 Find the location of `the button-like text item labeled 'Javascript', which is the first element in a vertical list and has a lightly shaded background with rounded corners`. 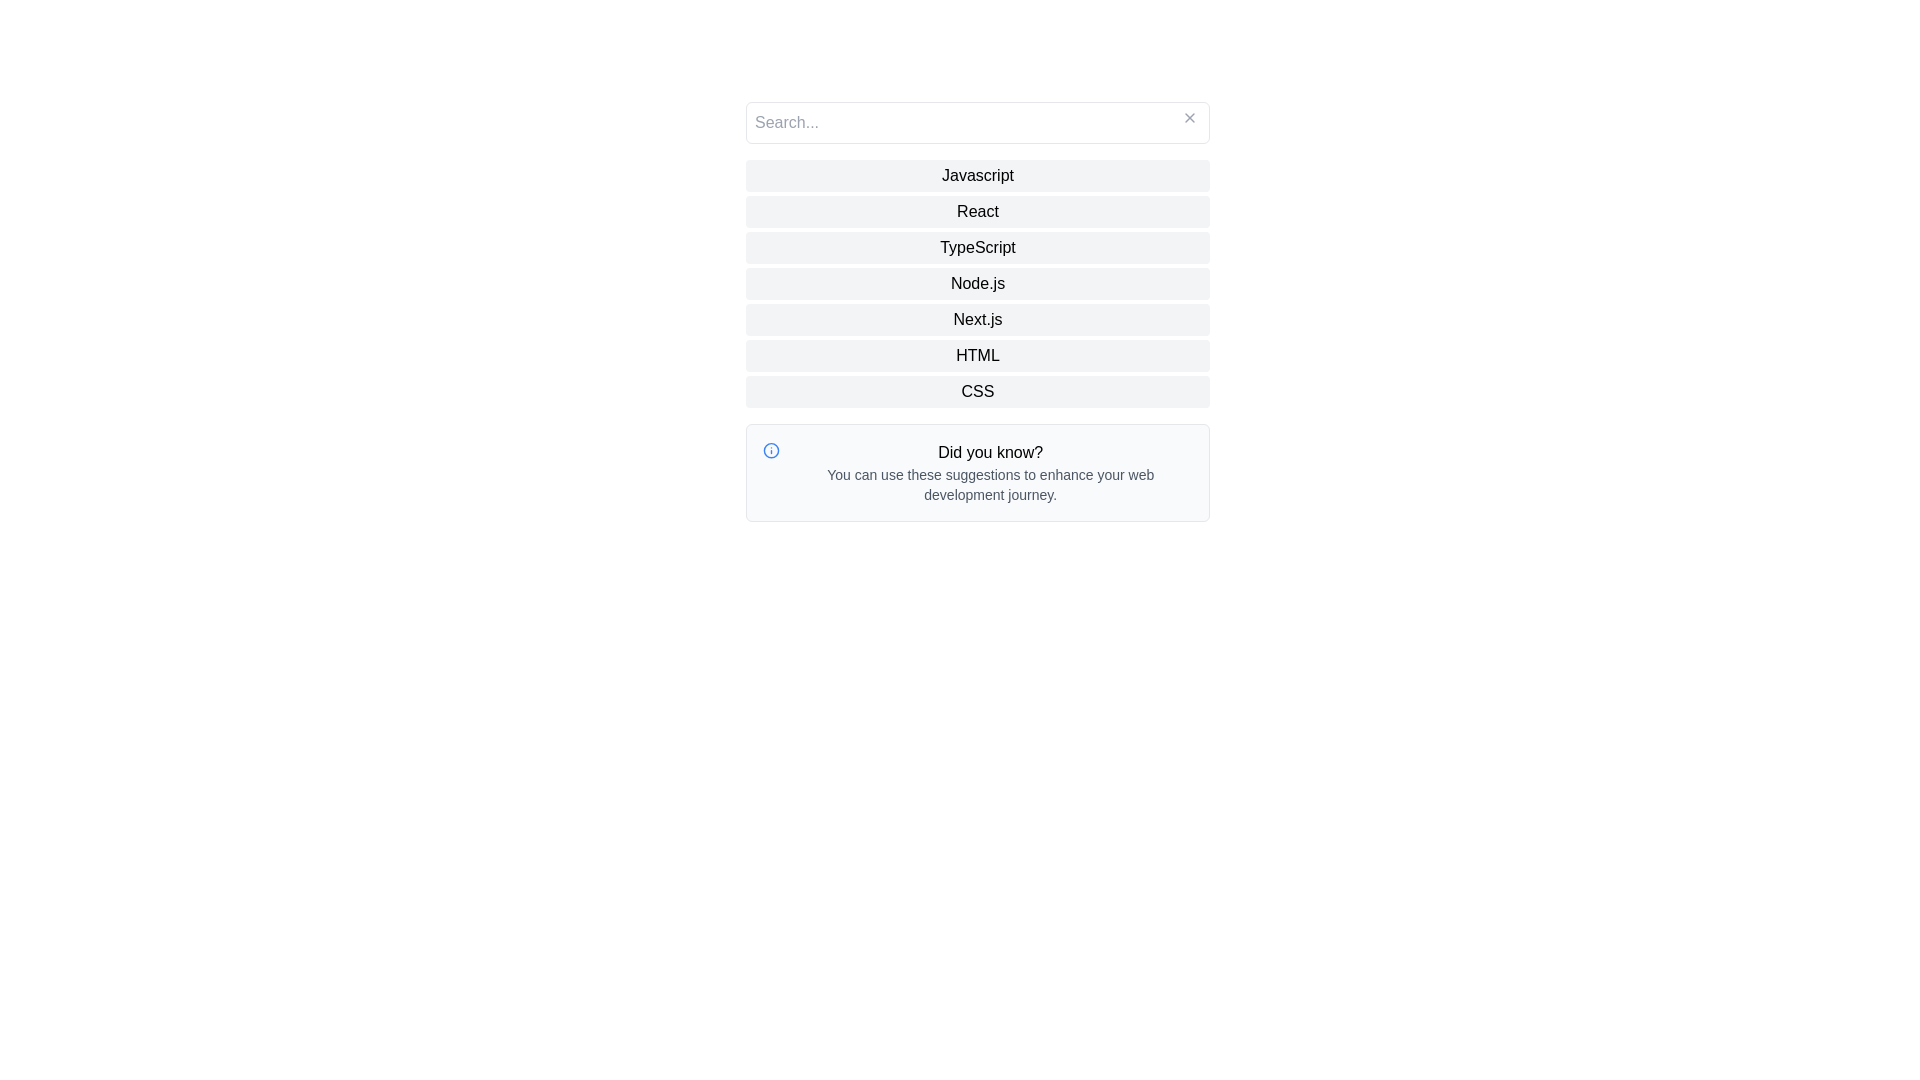

the button-like text item labeled 'Javascript', which is the first element in a vertical list and has a lightly shaded background with rounded corners is located at coordinates (978, 175).